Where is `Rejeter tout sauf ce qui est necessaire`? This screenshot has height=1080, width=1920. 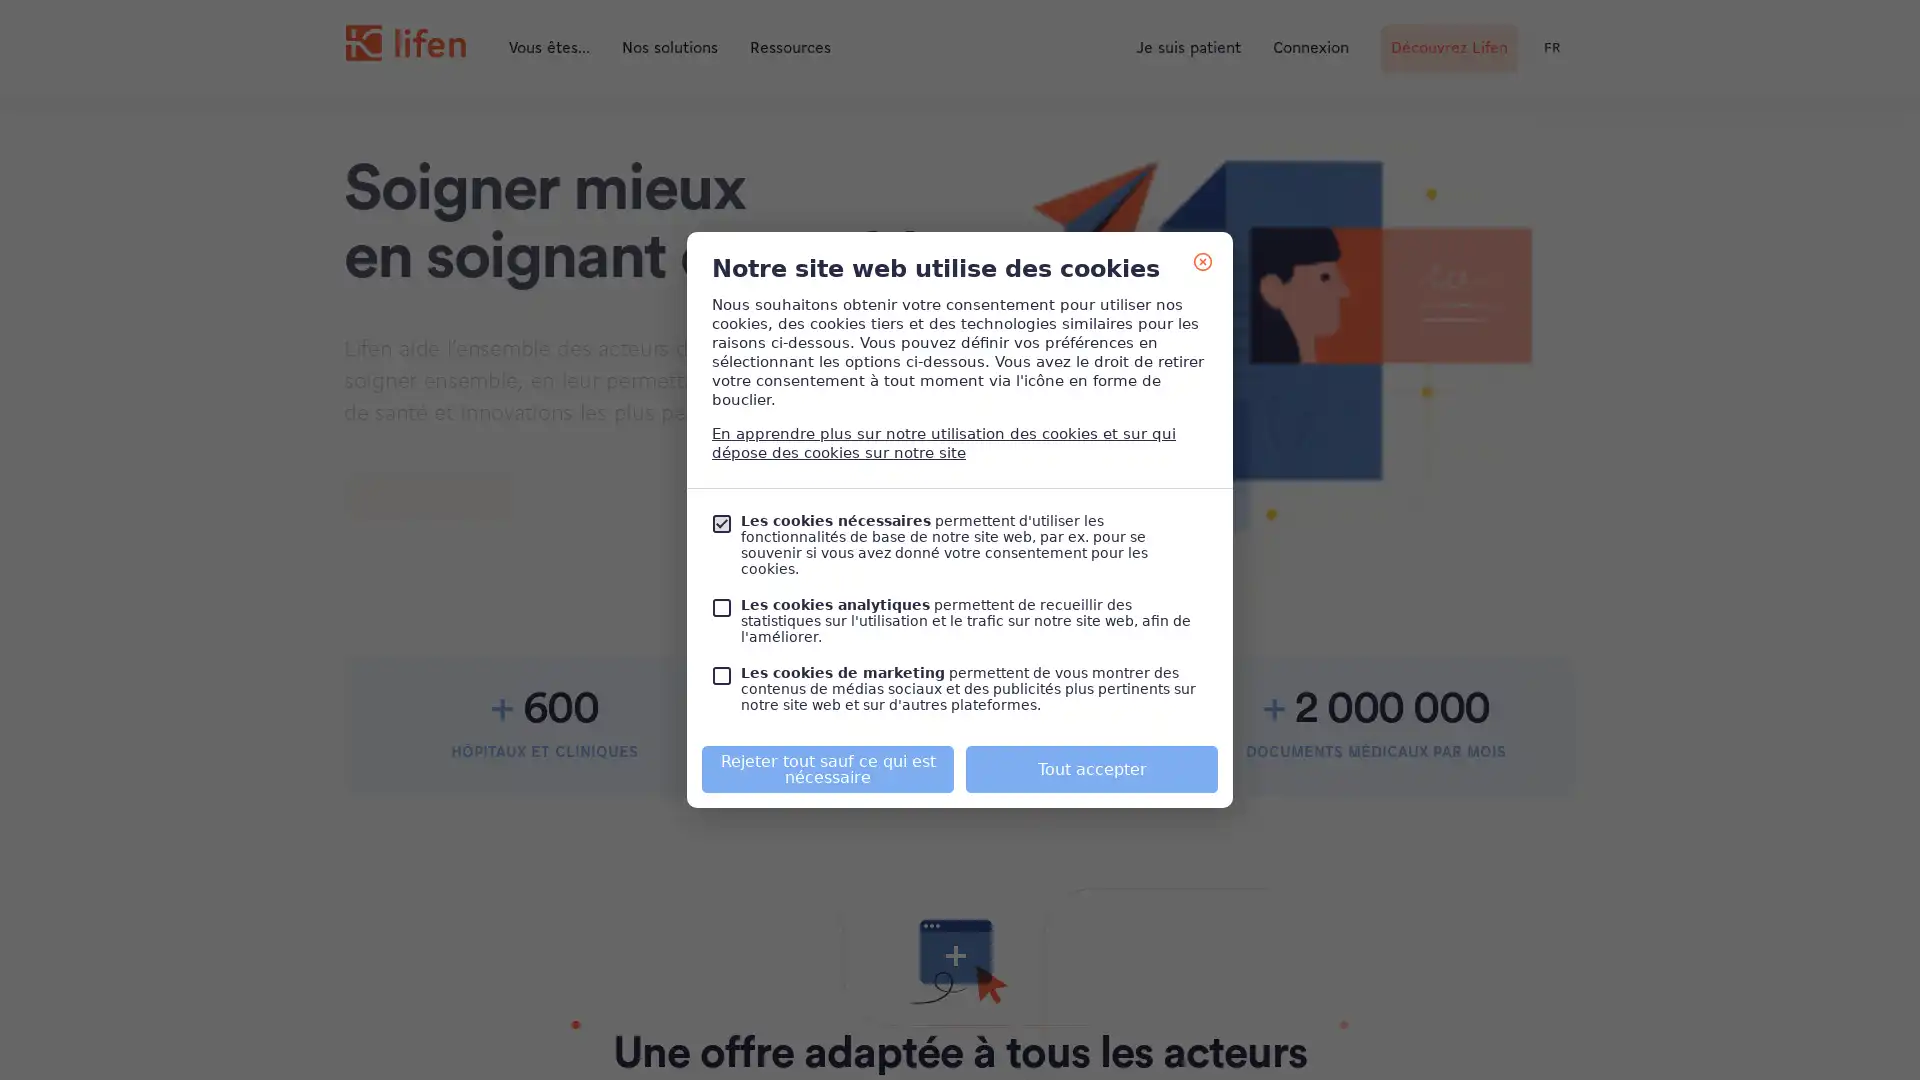 Rejeter tout sauf ce qui est necessaire is located at coordinates (828, 768).